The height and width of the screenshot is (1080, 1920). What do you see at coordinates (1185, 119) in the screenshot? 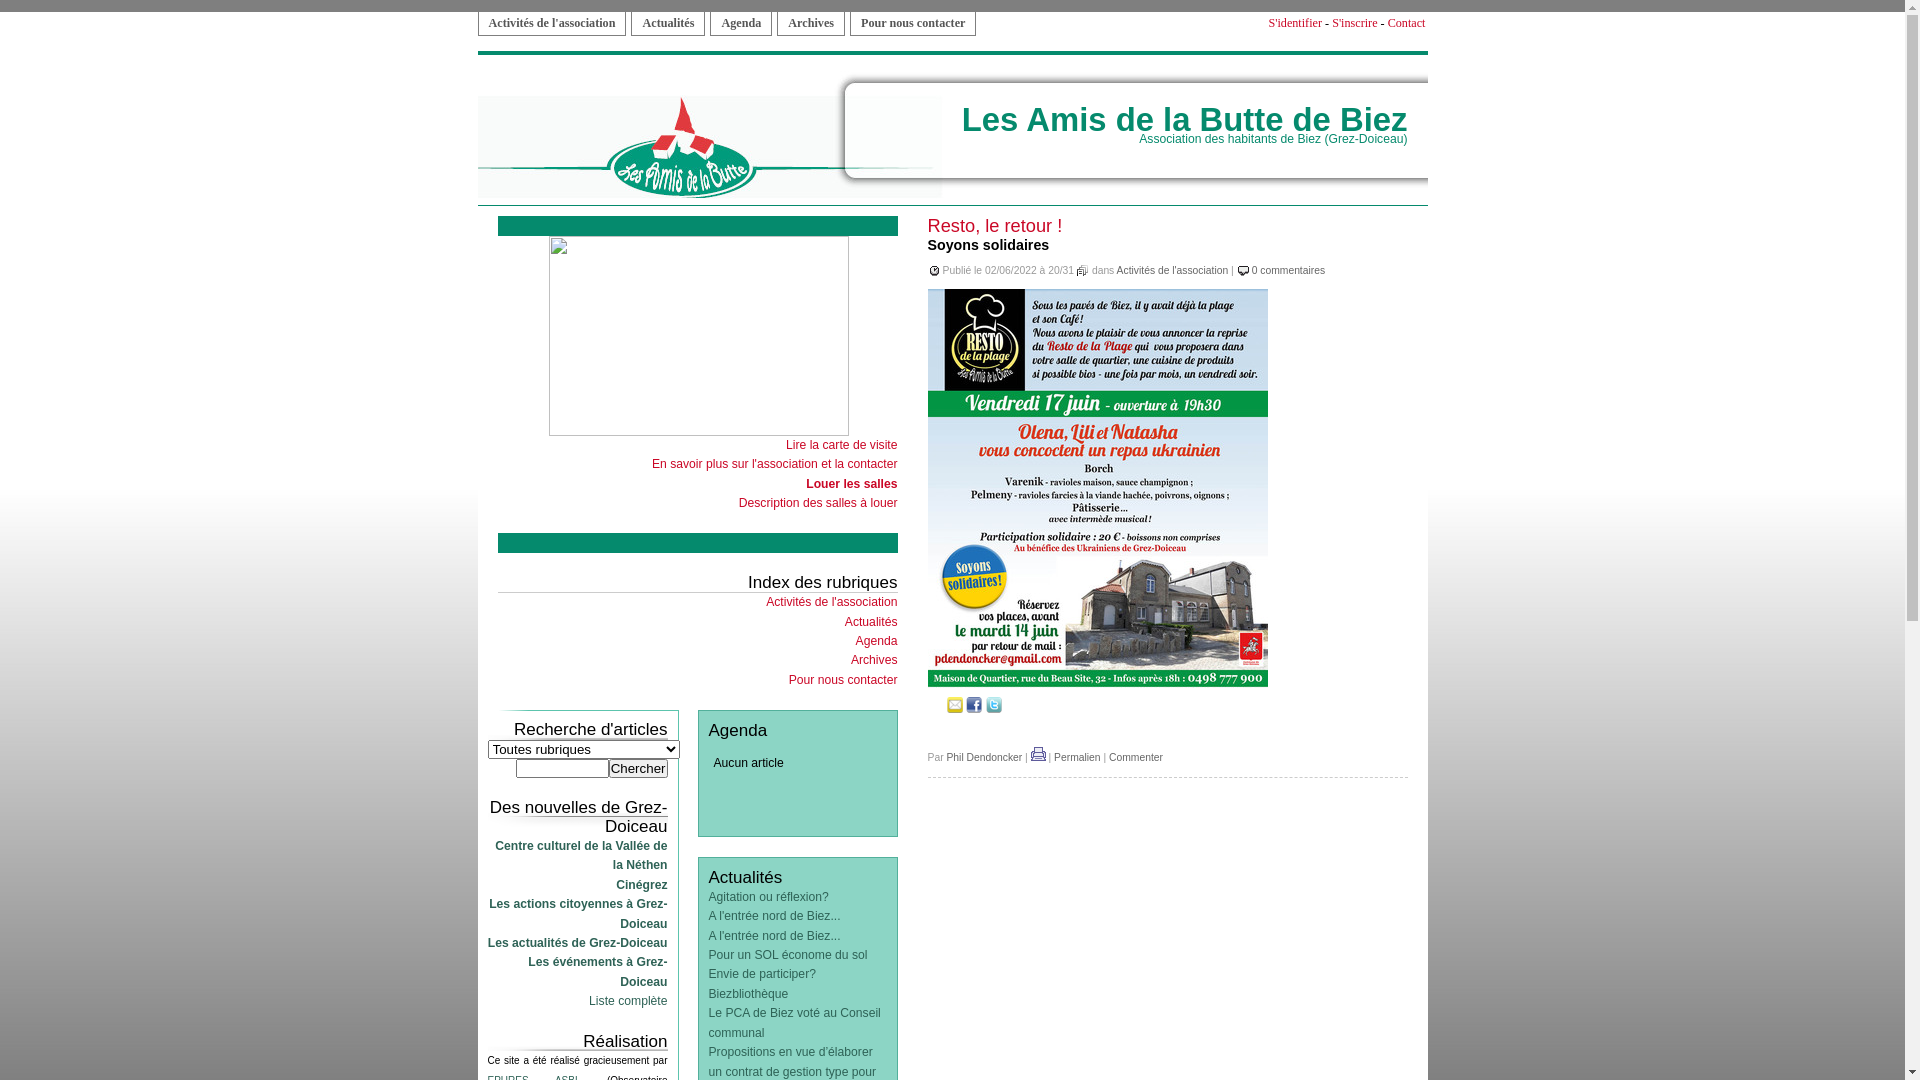
I see `'Les Amis de la Butte de Biez'` at bounding box center [1185, 119].